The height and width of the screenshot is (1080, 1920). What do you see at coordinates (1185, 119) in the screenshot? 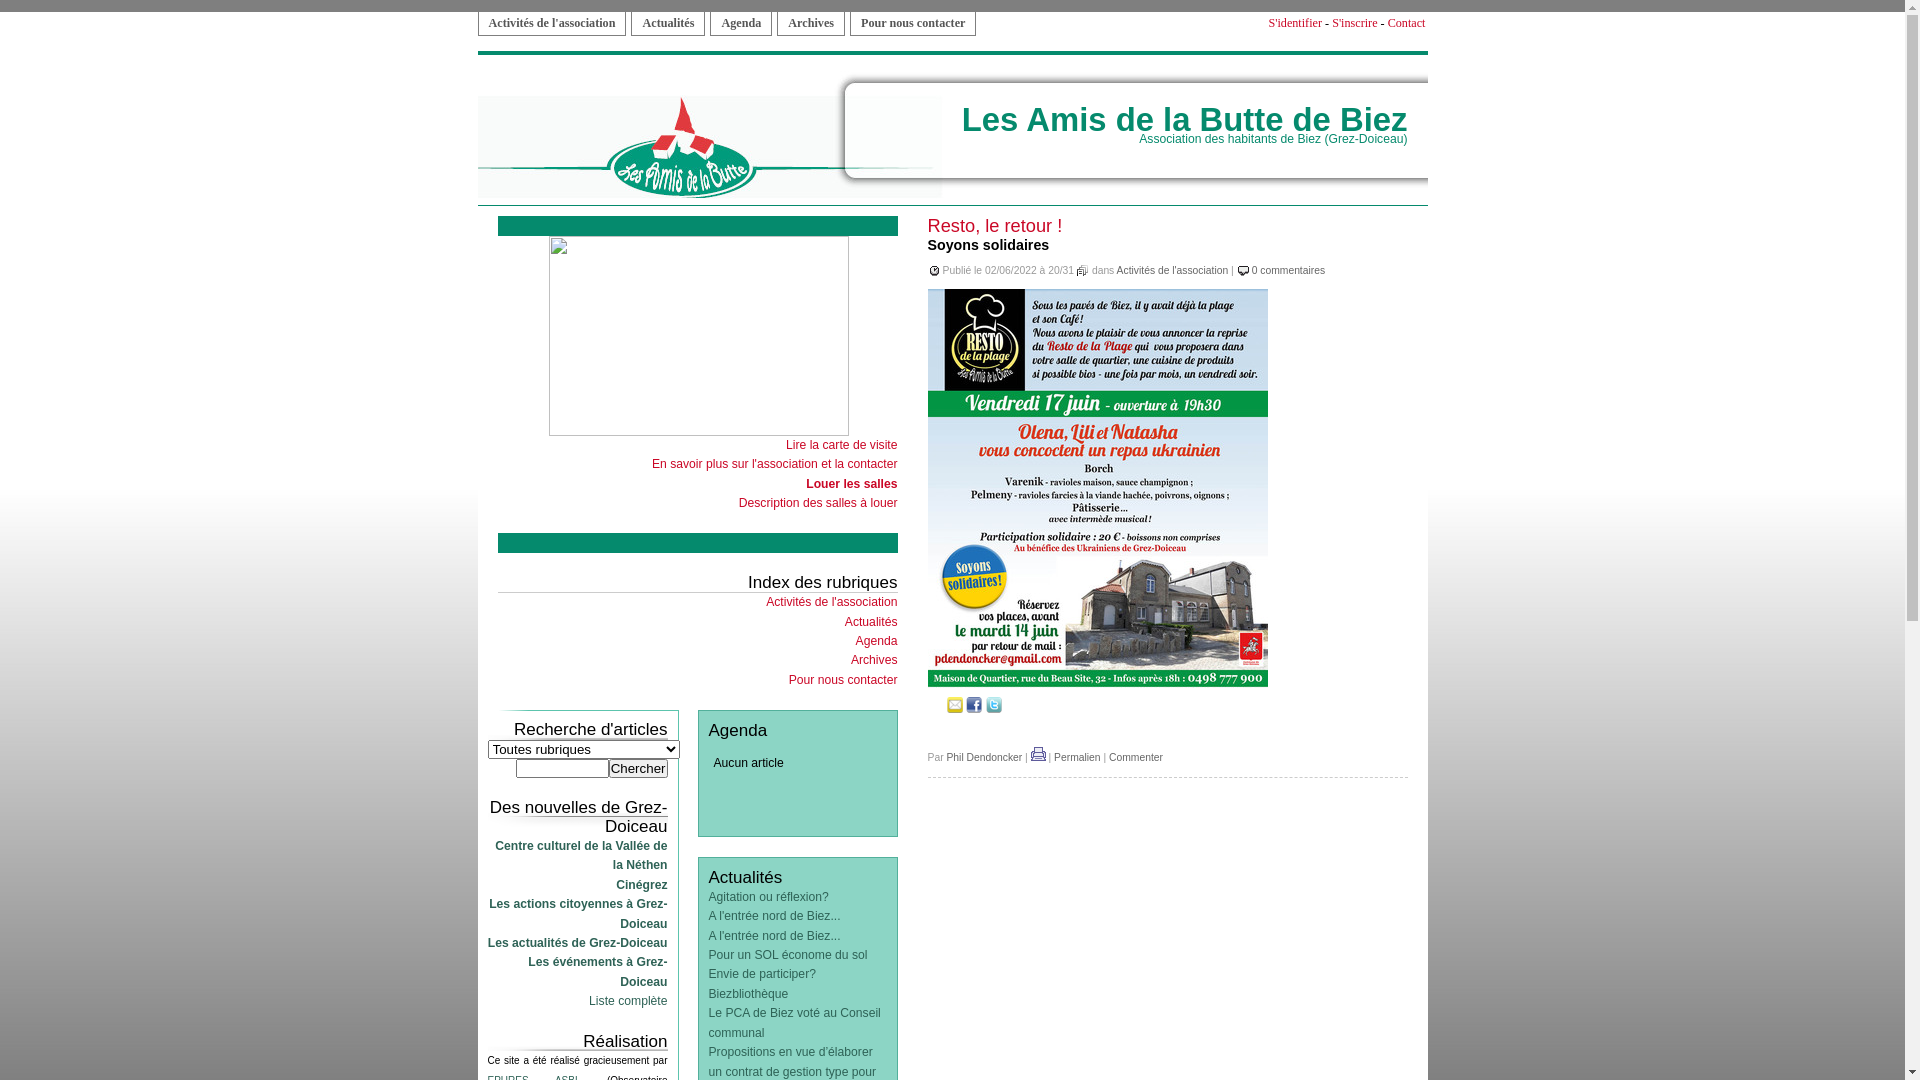
I see `'Les Amis de la Butte de Biez'` at bounding box center [1185, 119].